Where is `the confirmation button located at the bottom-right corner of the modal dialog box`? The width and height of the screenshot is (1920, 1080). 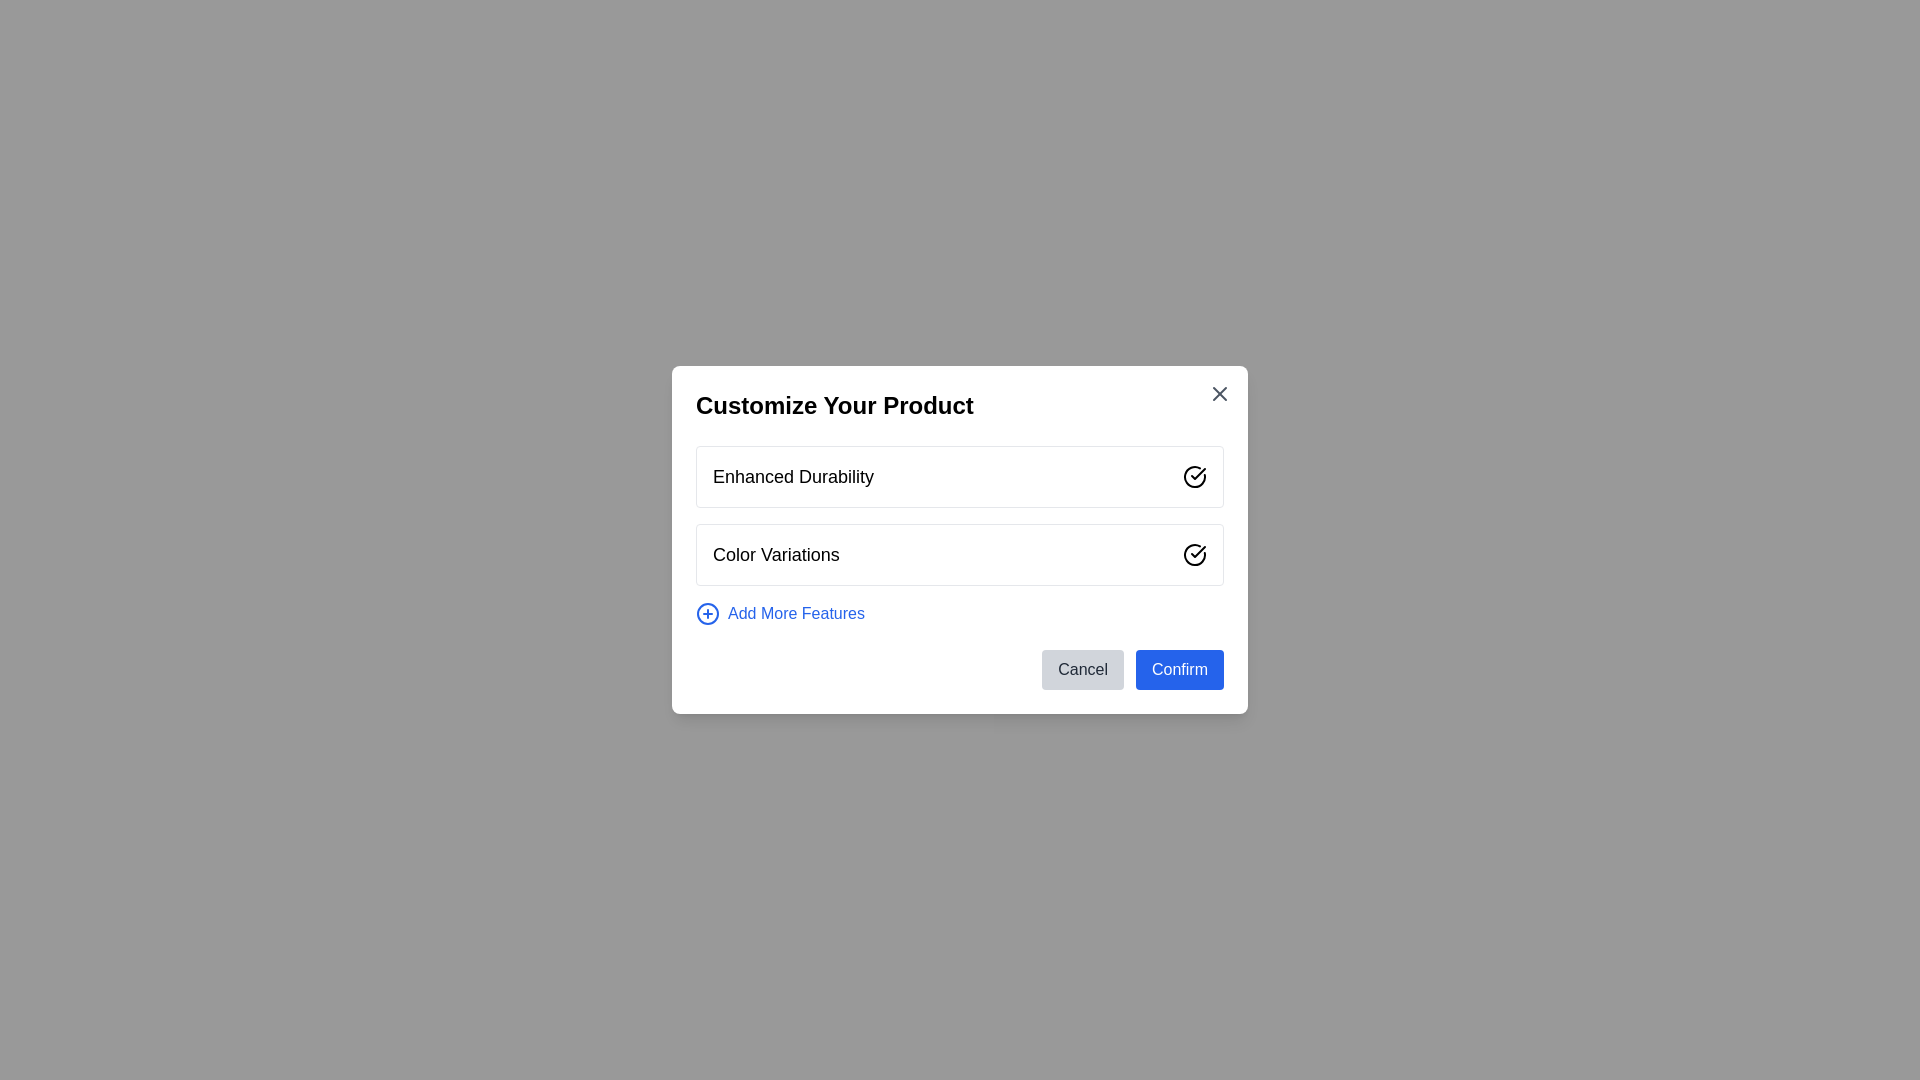 the confirmation button located at the bottom-right corner of the modal dialog box is located at coordinates (1180, 670).